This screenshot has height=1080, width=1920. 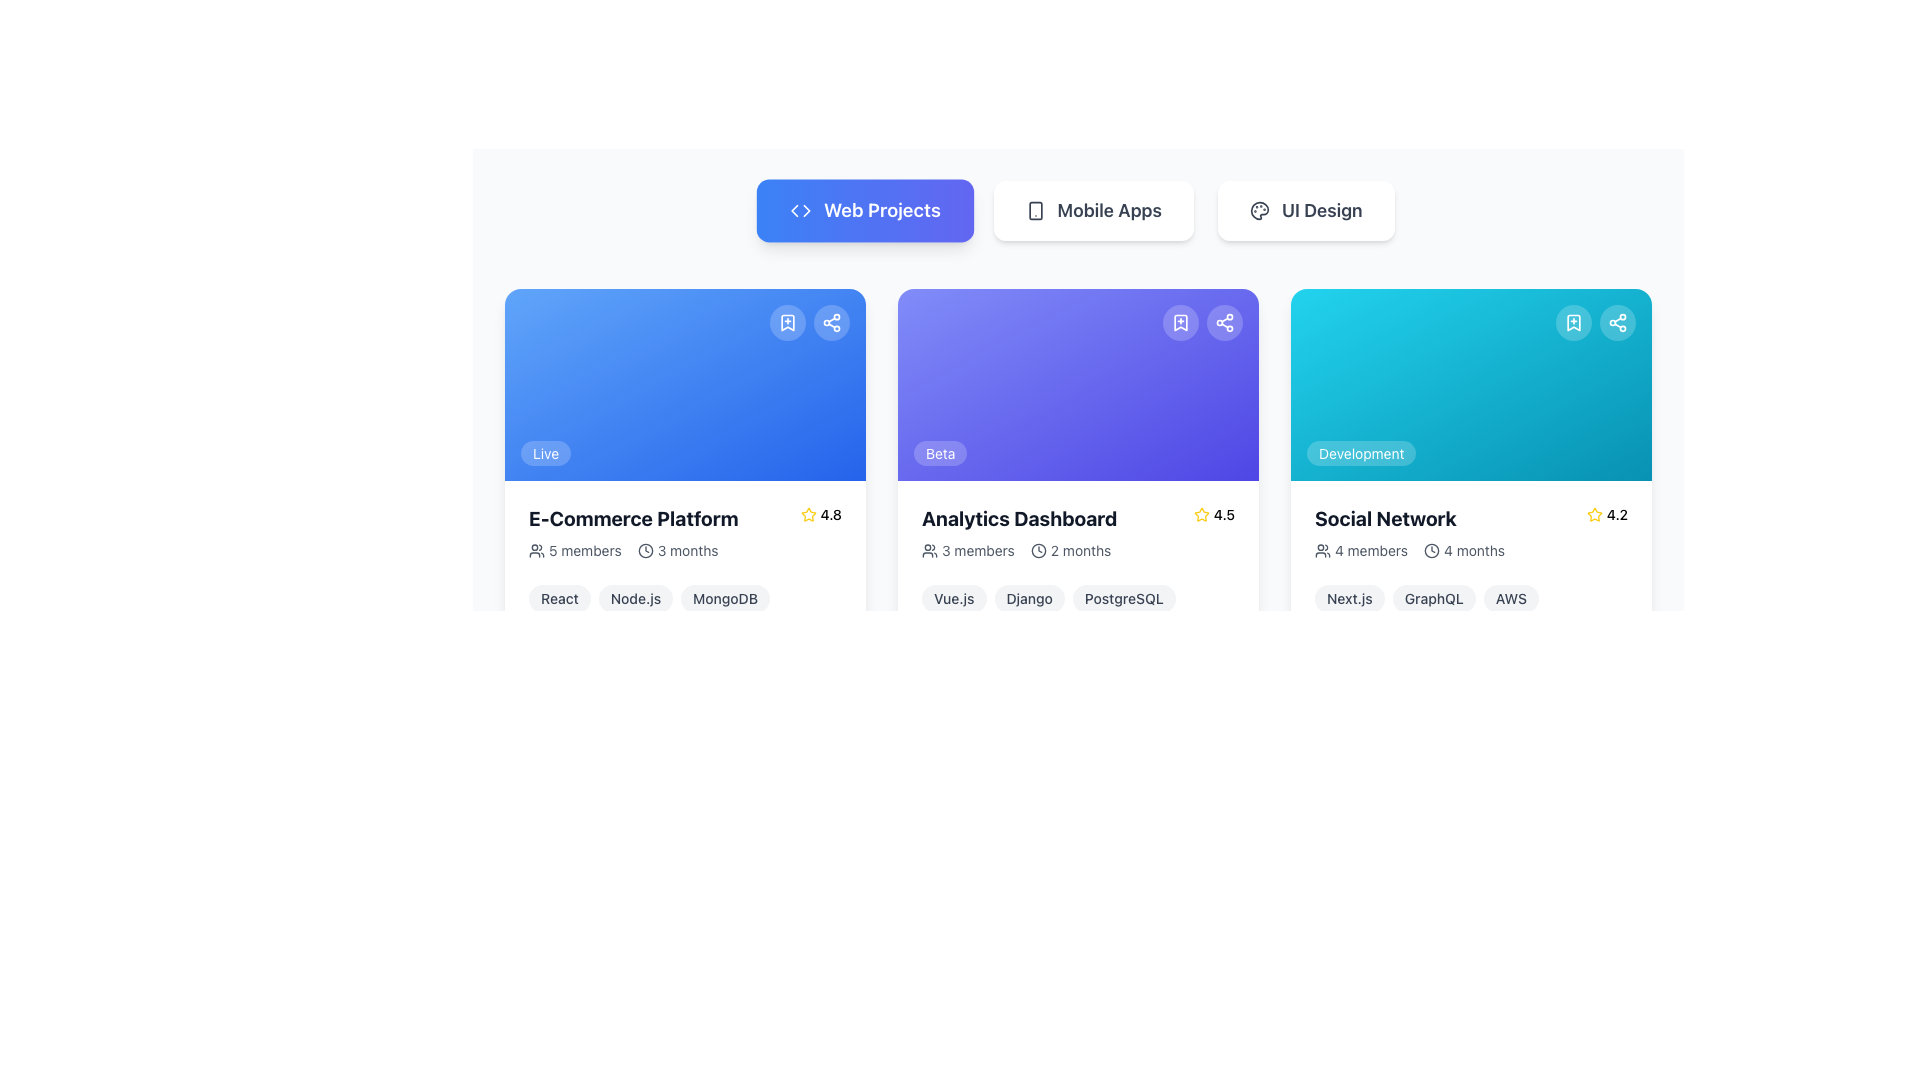 I want to click on the 'PostgreSQL' label, so click(x=1124, y=597).